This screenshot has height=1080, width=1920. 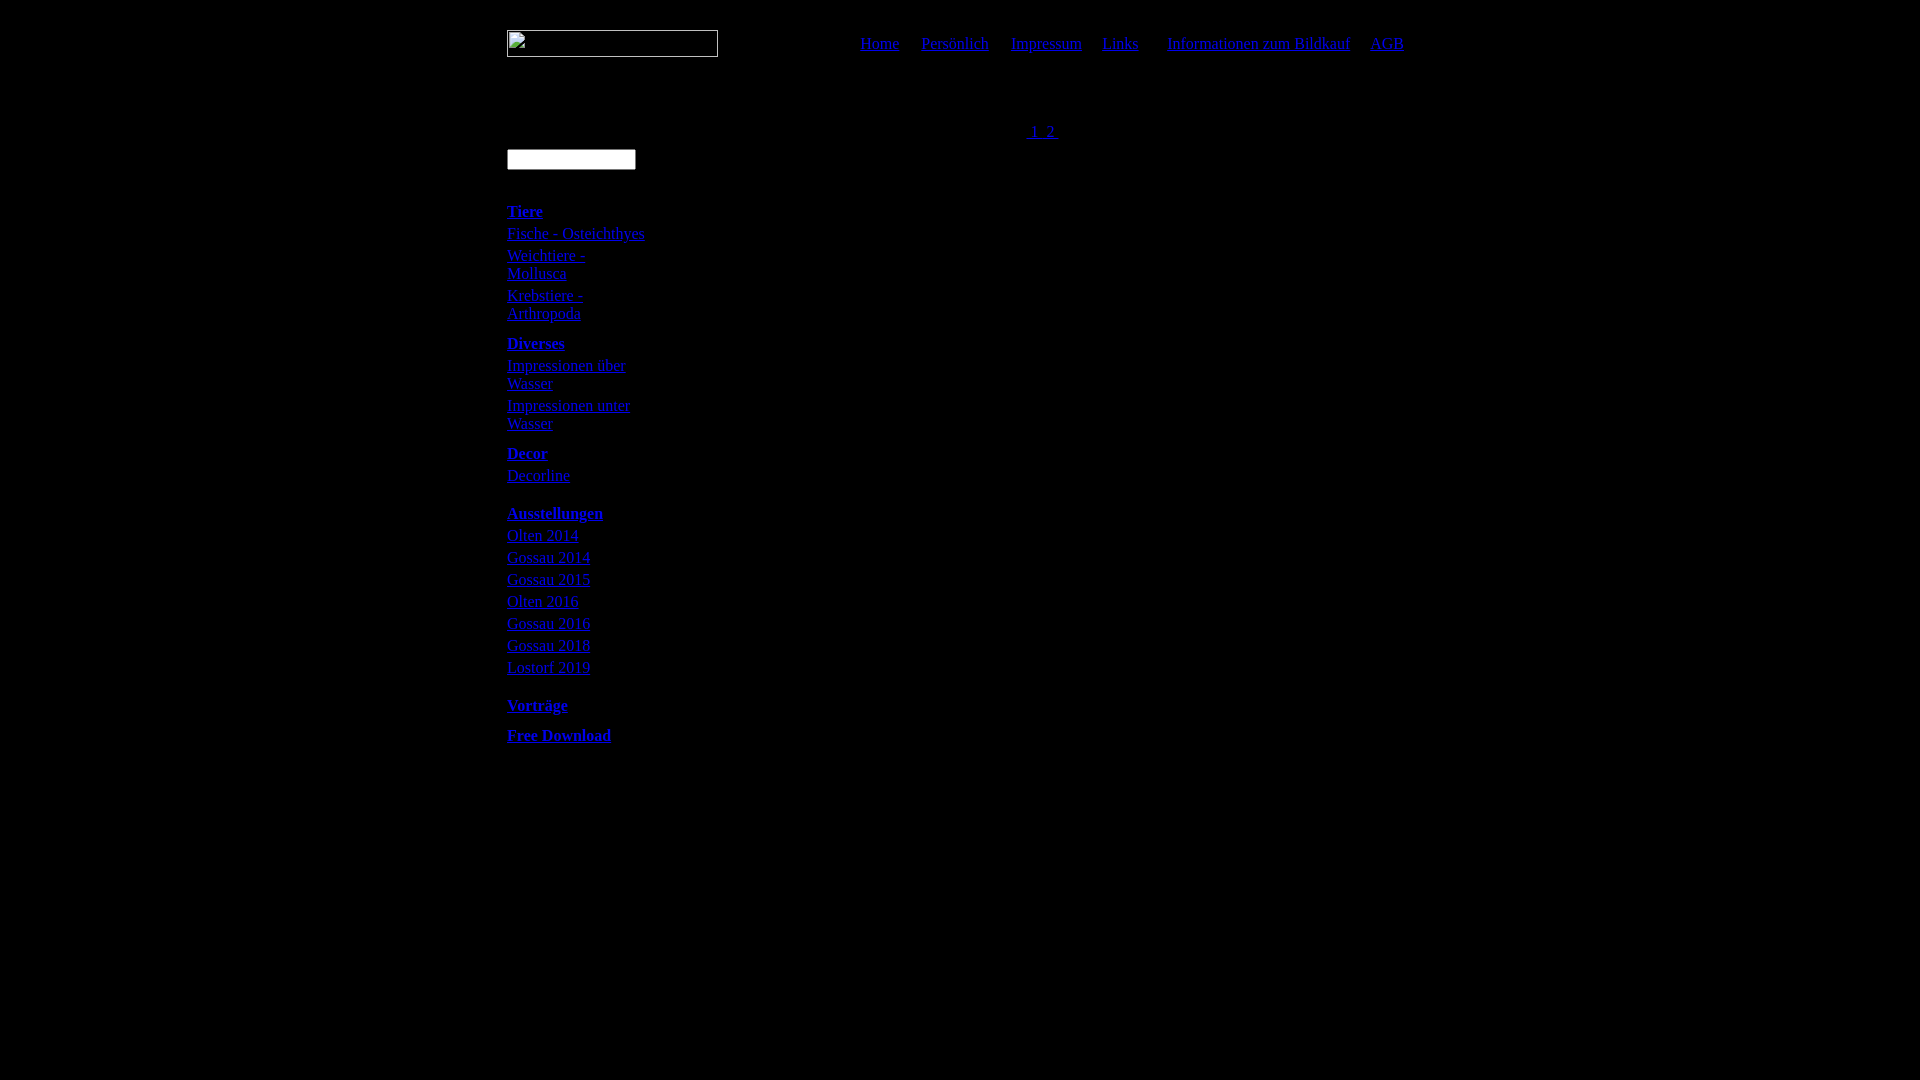 What do you see at coordinates (1049, 131) in the screenshot?
I see `' 2 '` at bounding box center [1049, 131].